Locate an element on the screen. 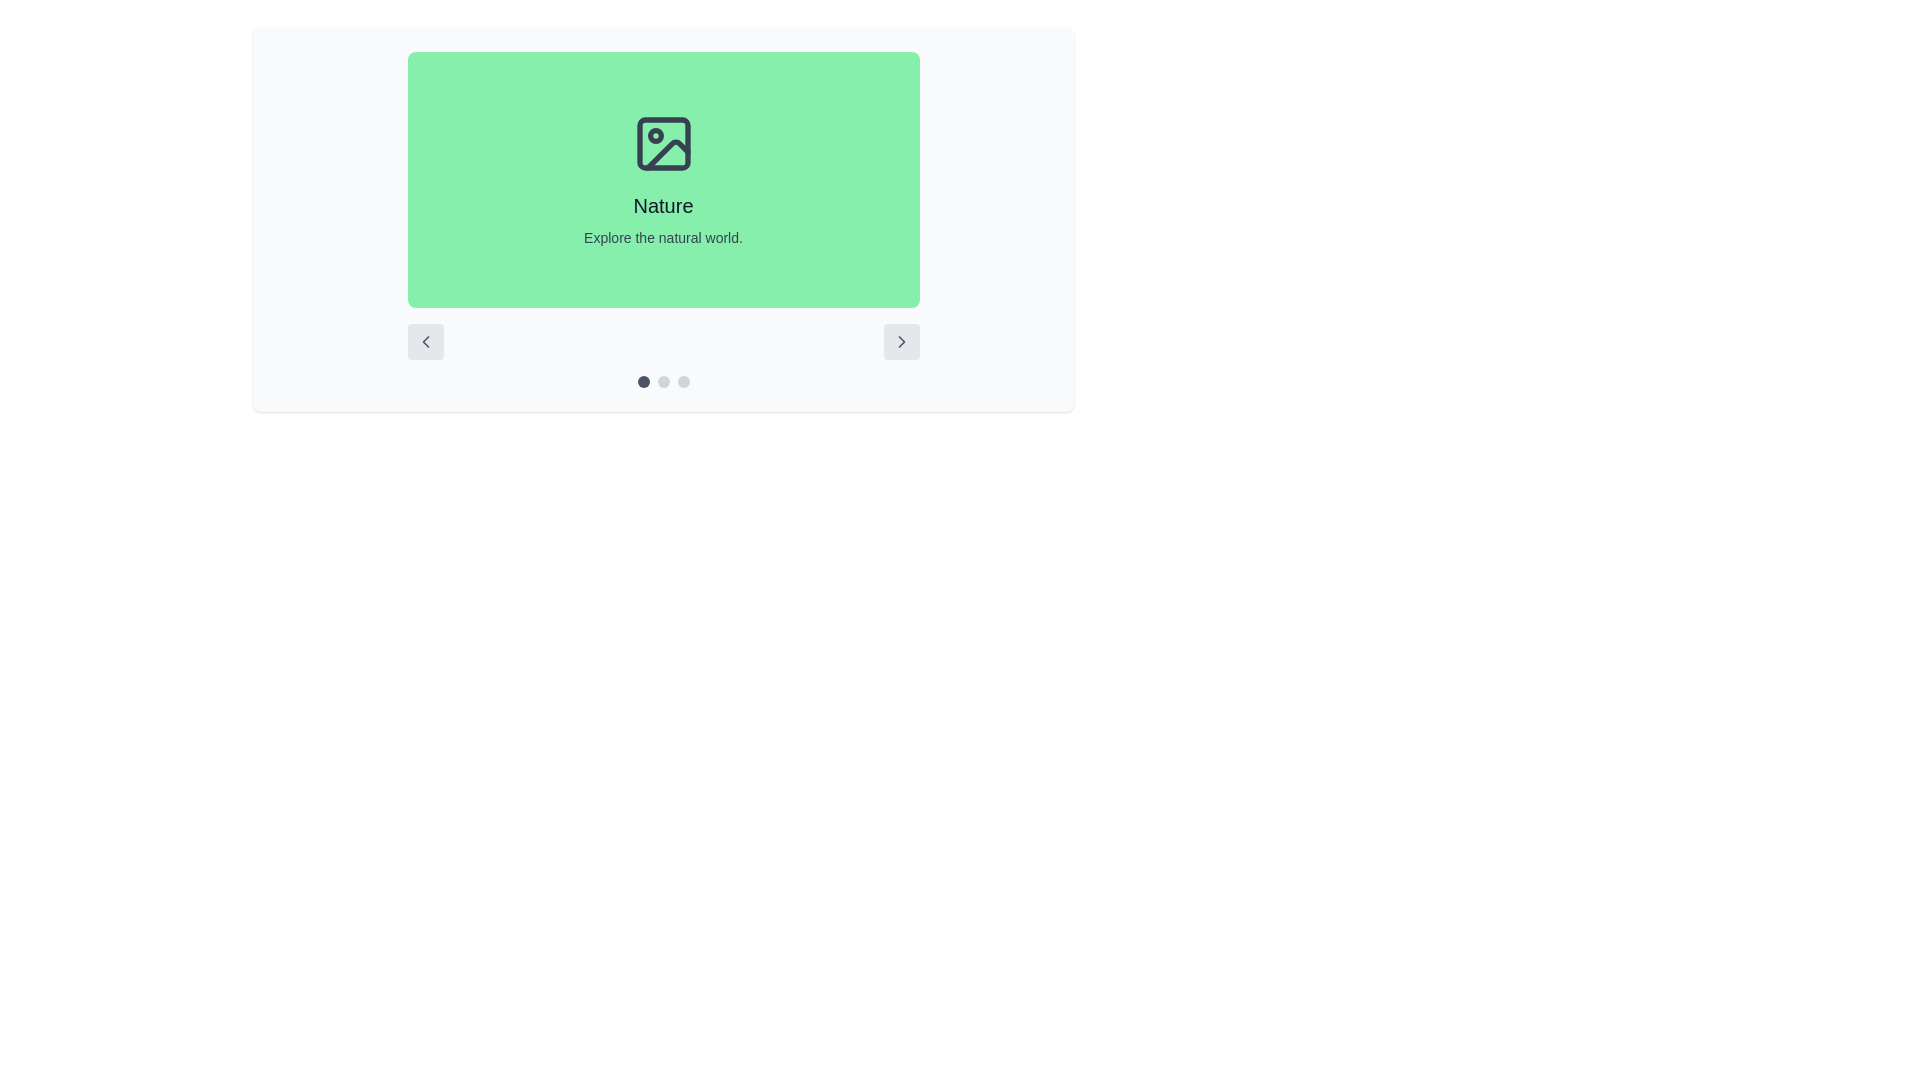 The image size is (1920, 1080). the upper portion of the illustrated icon group represented by the SVG rectangle within a green card interface is located at coordinates (663, 142).